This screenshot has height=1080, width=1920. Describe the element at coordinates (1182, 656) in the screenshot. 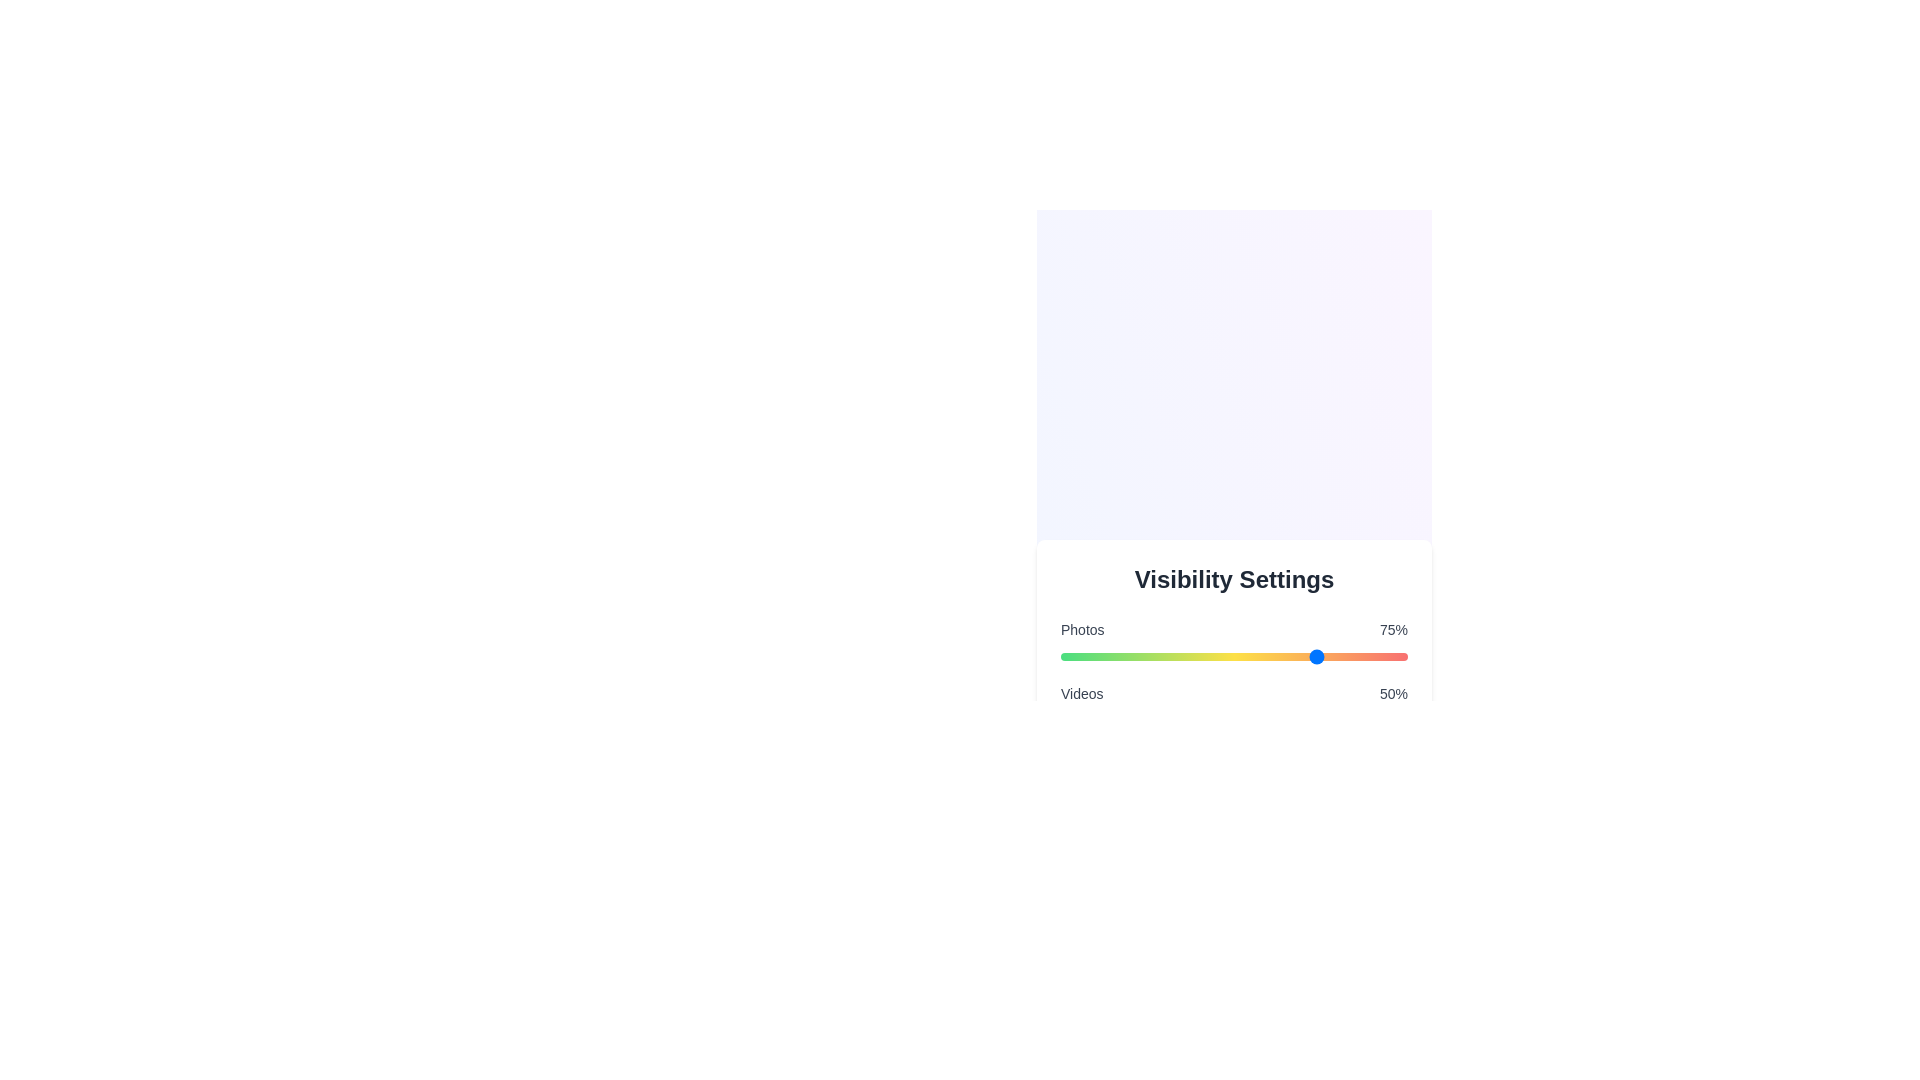

I see `the visibility percentage for a category by setting the slider to 35` at that location.